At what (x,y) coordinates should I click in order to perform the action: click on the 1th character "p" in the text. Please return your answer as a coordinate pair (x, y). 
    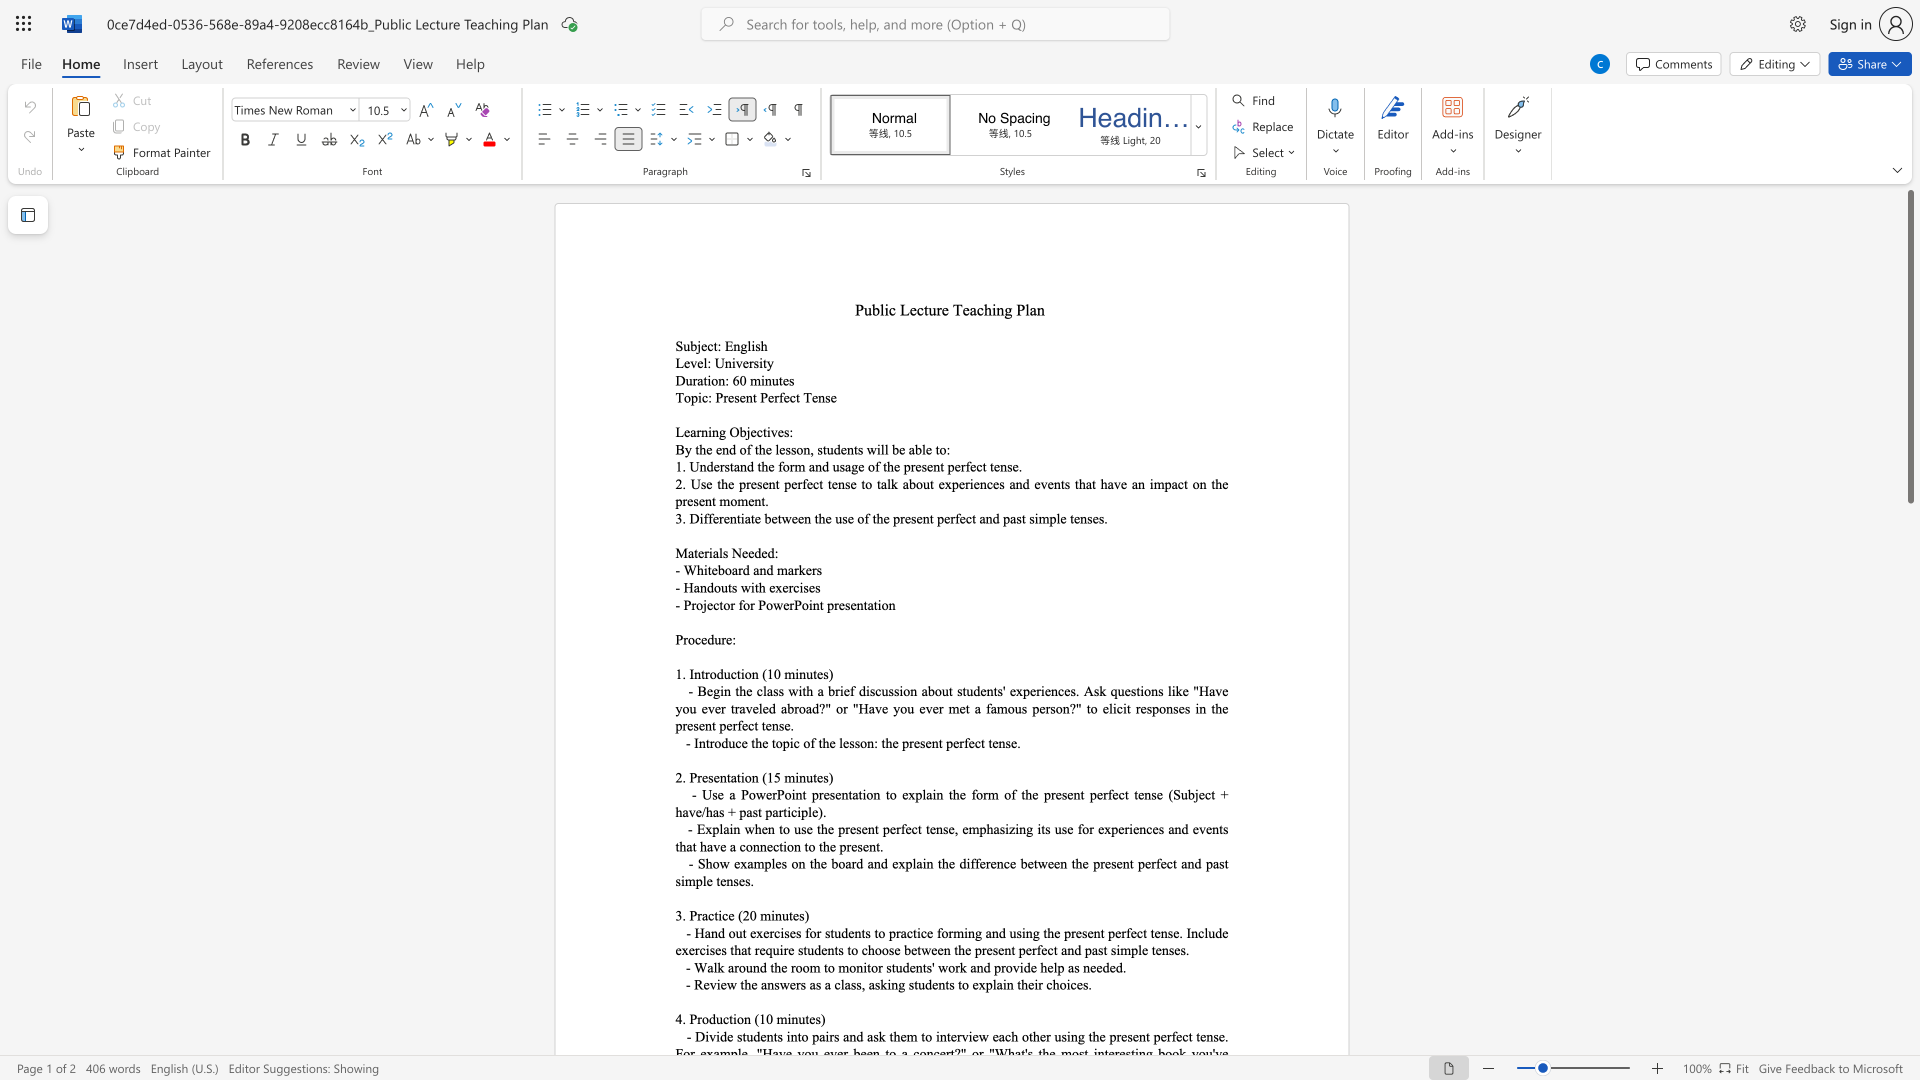
    Looking at the image, I should click on (694, 397).